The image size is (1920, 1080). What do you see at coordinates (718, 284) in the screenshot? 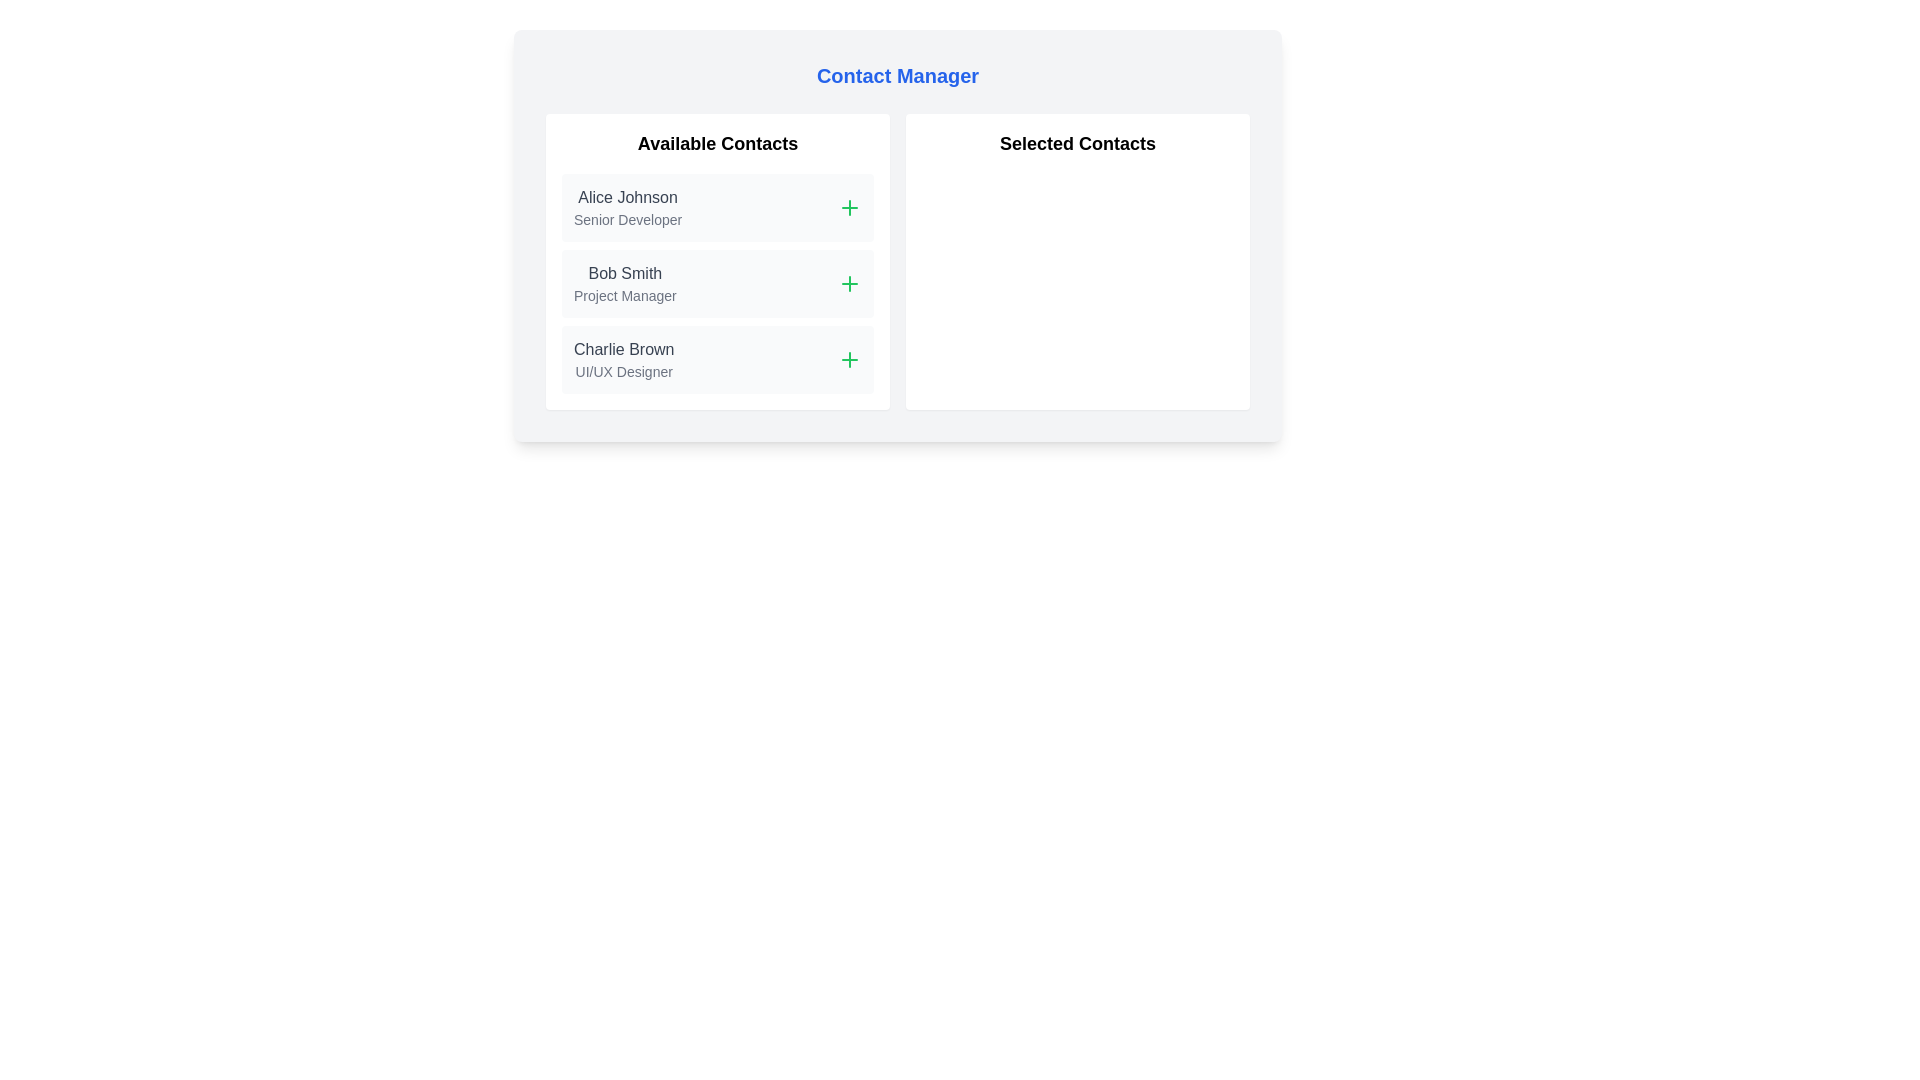
I see `the contact list item displaying 'Bob Smith' and their title 'Project Manager'` at bounding box center [718, 284].